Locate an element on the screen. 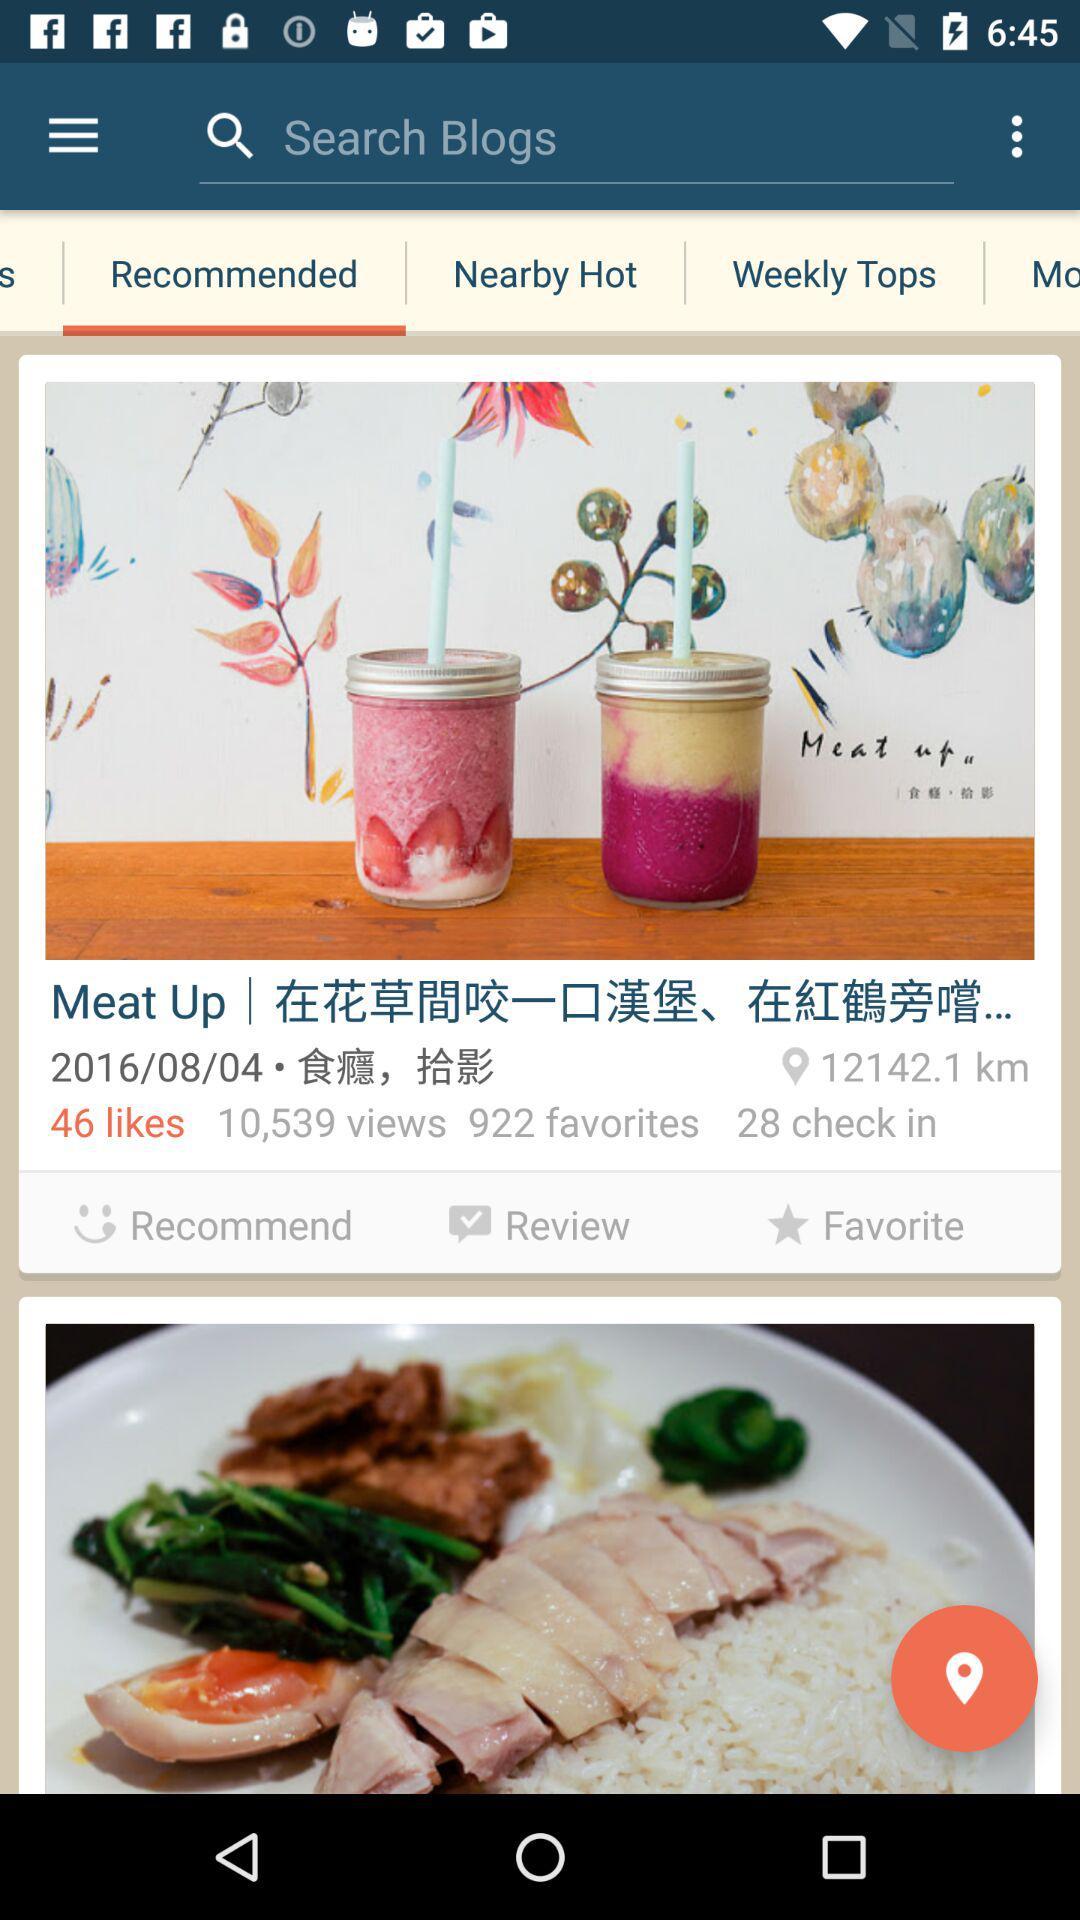  item below search blogs item is located at coordinates (545, 272).